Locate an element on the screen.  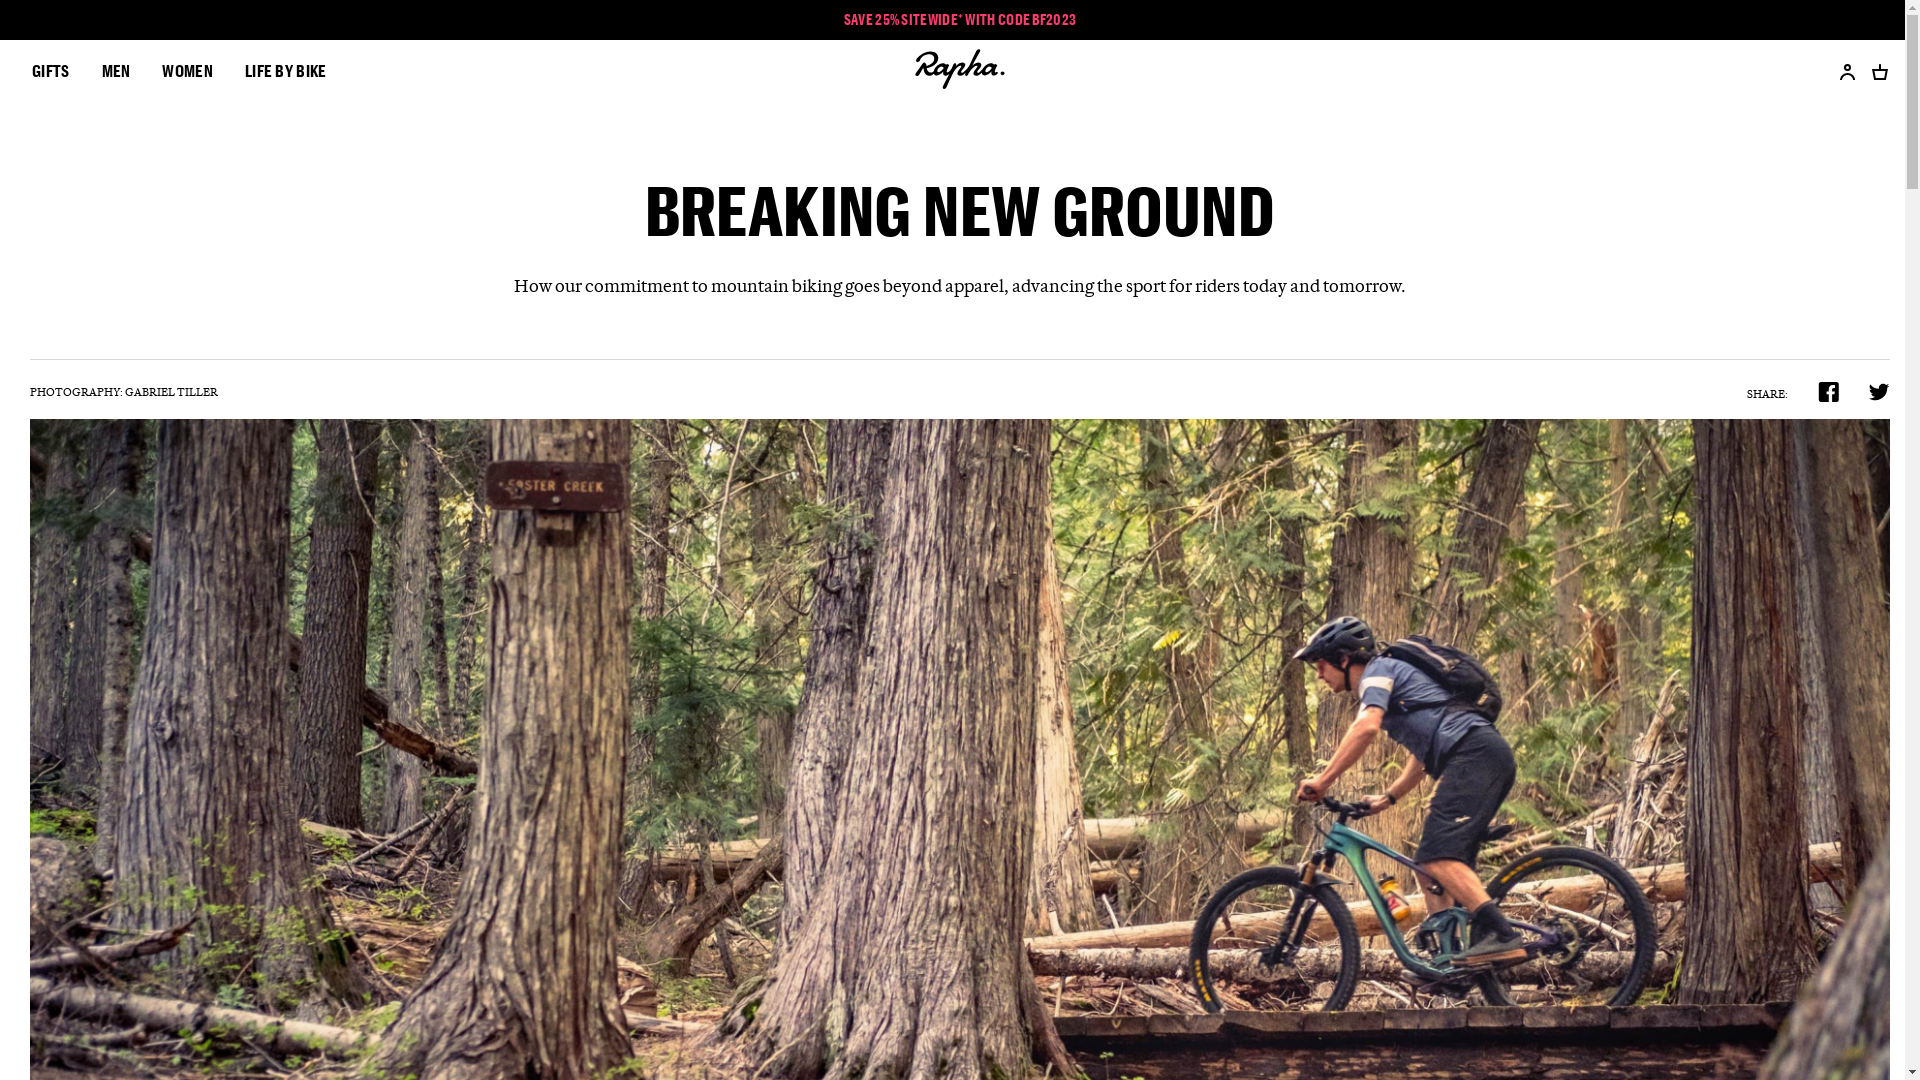
'GIFTS' is located at coordinates (51, 70).